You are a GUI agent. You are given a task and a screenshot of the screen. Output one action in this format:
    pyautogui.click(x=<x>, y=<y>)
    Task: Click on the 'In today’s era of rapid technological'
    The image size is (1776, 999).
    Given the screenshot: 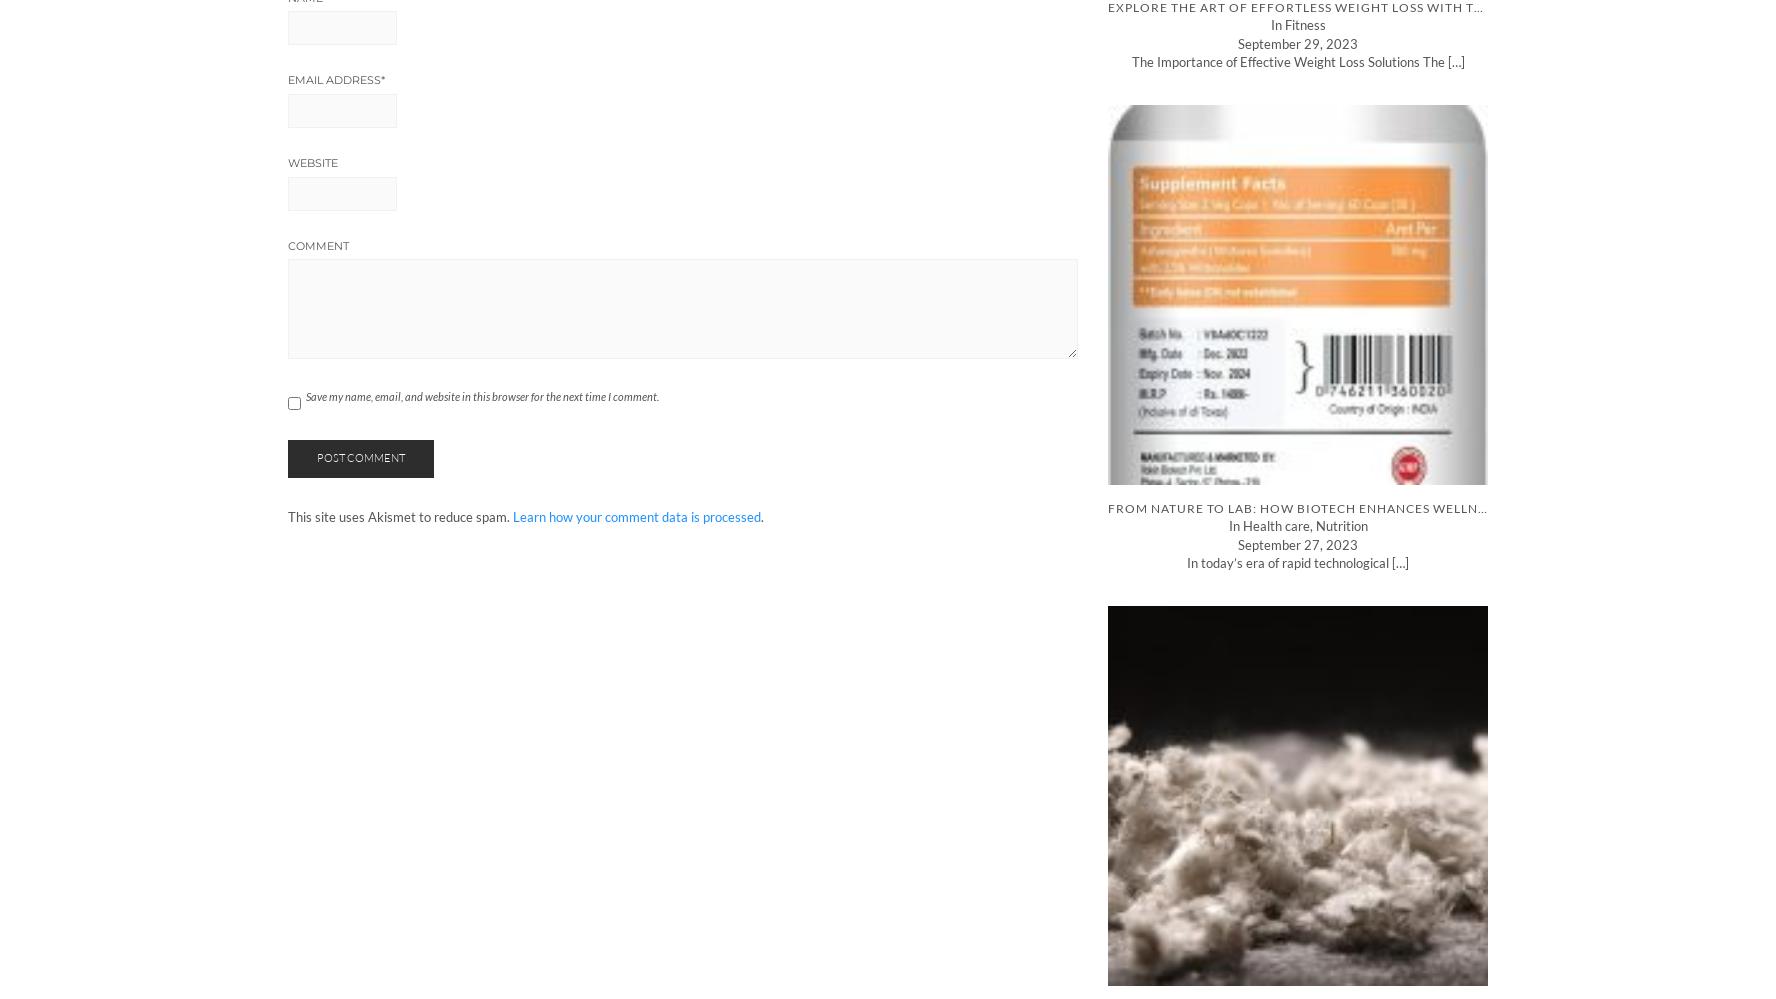 What is the action you would take?
    pyautogui.click(x=1289, y=563)
    